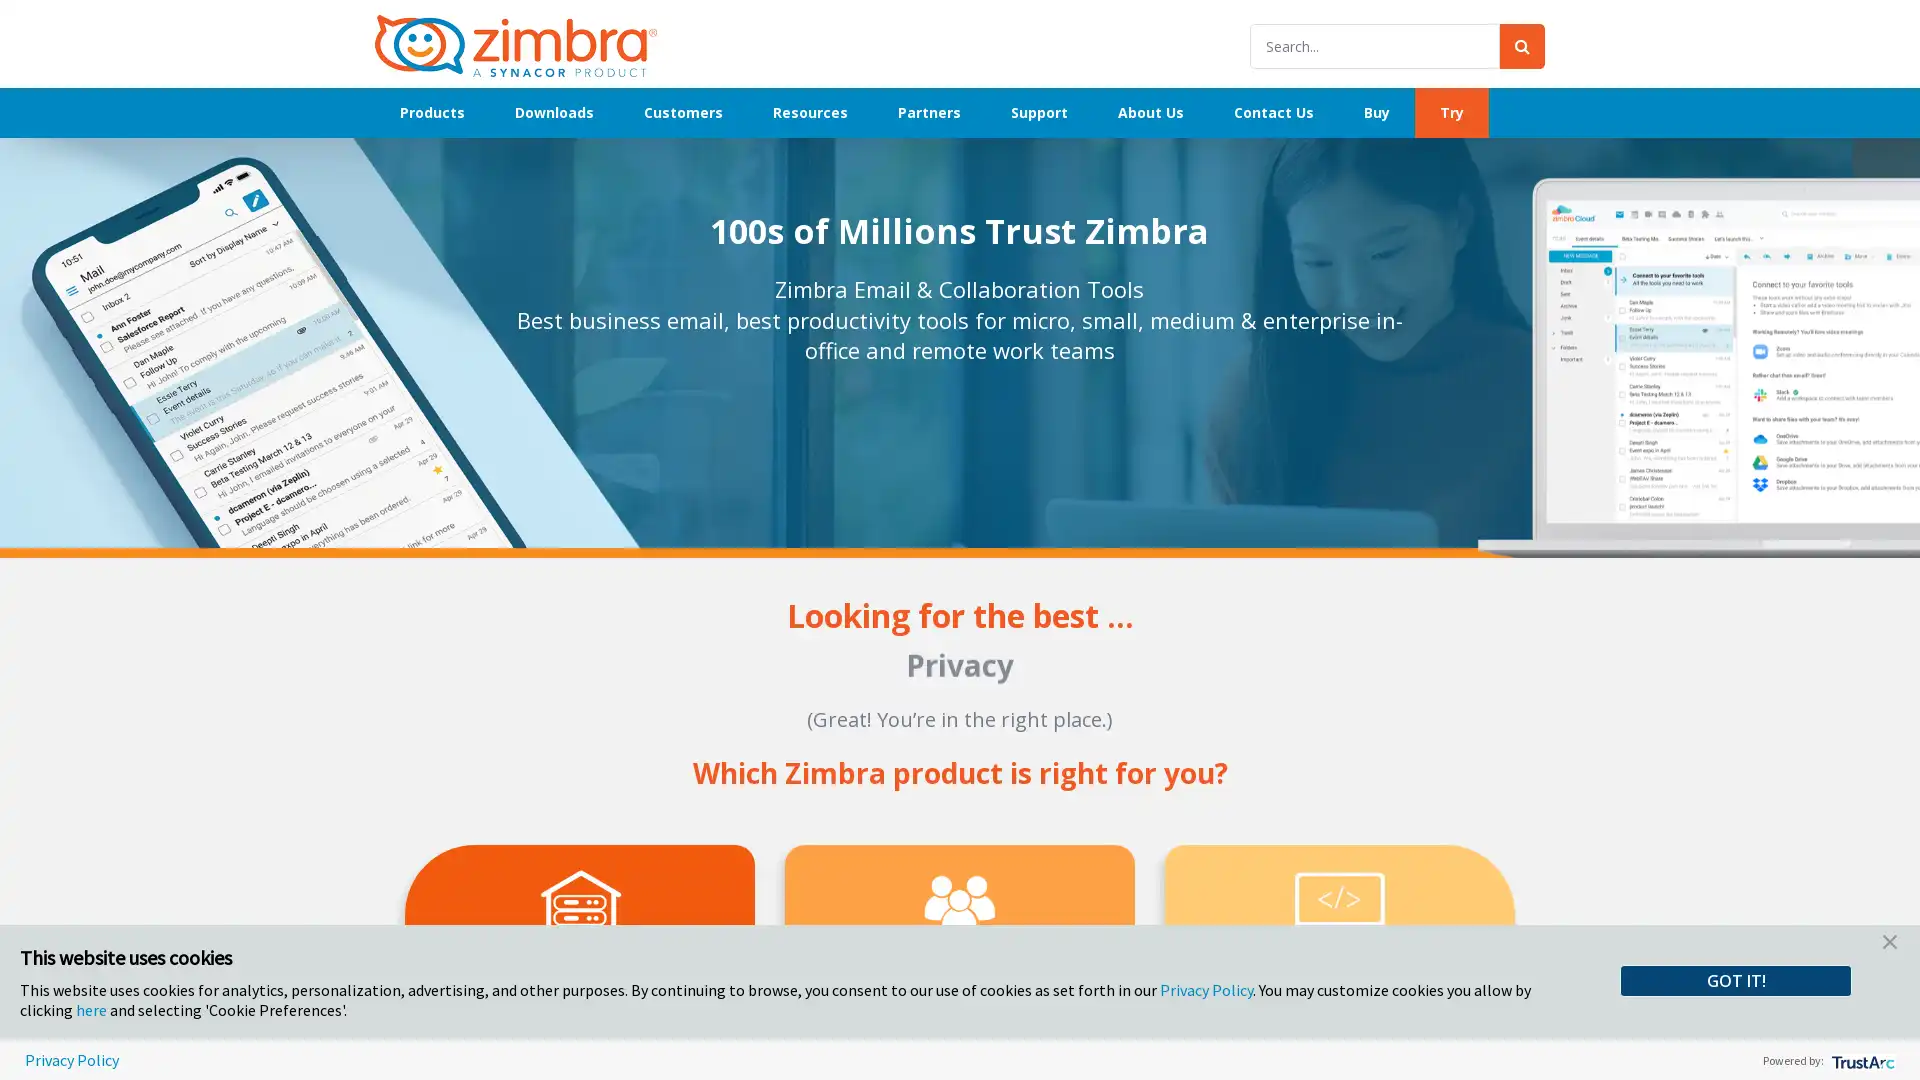  What do you see at coordinates (1735, 979) in the screenshot?
I see `GOT IT!` at bounding box center [1735, 979].